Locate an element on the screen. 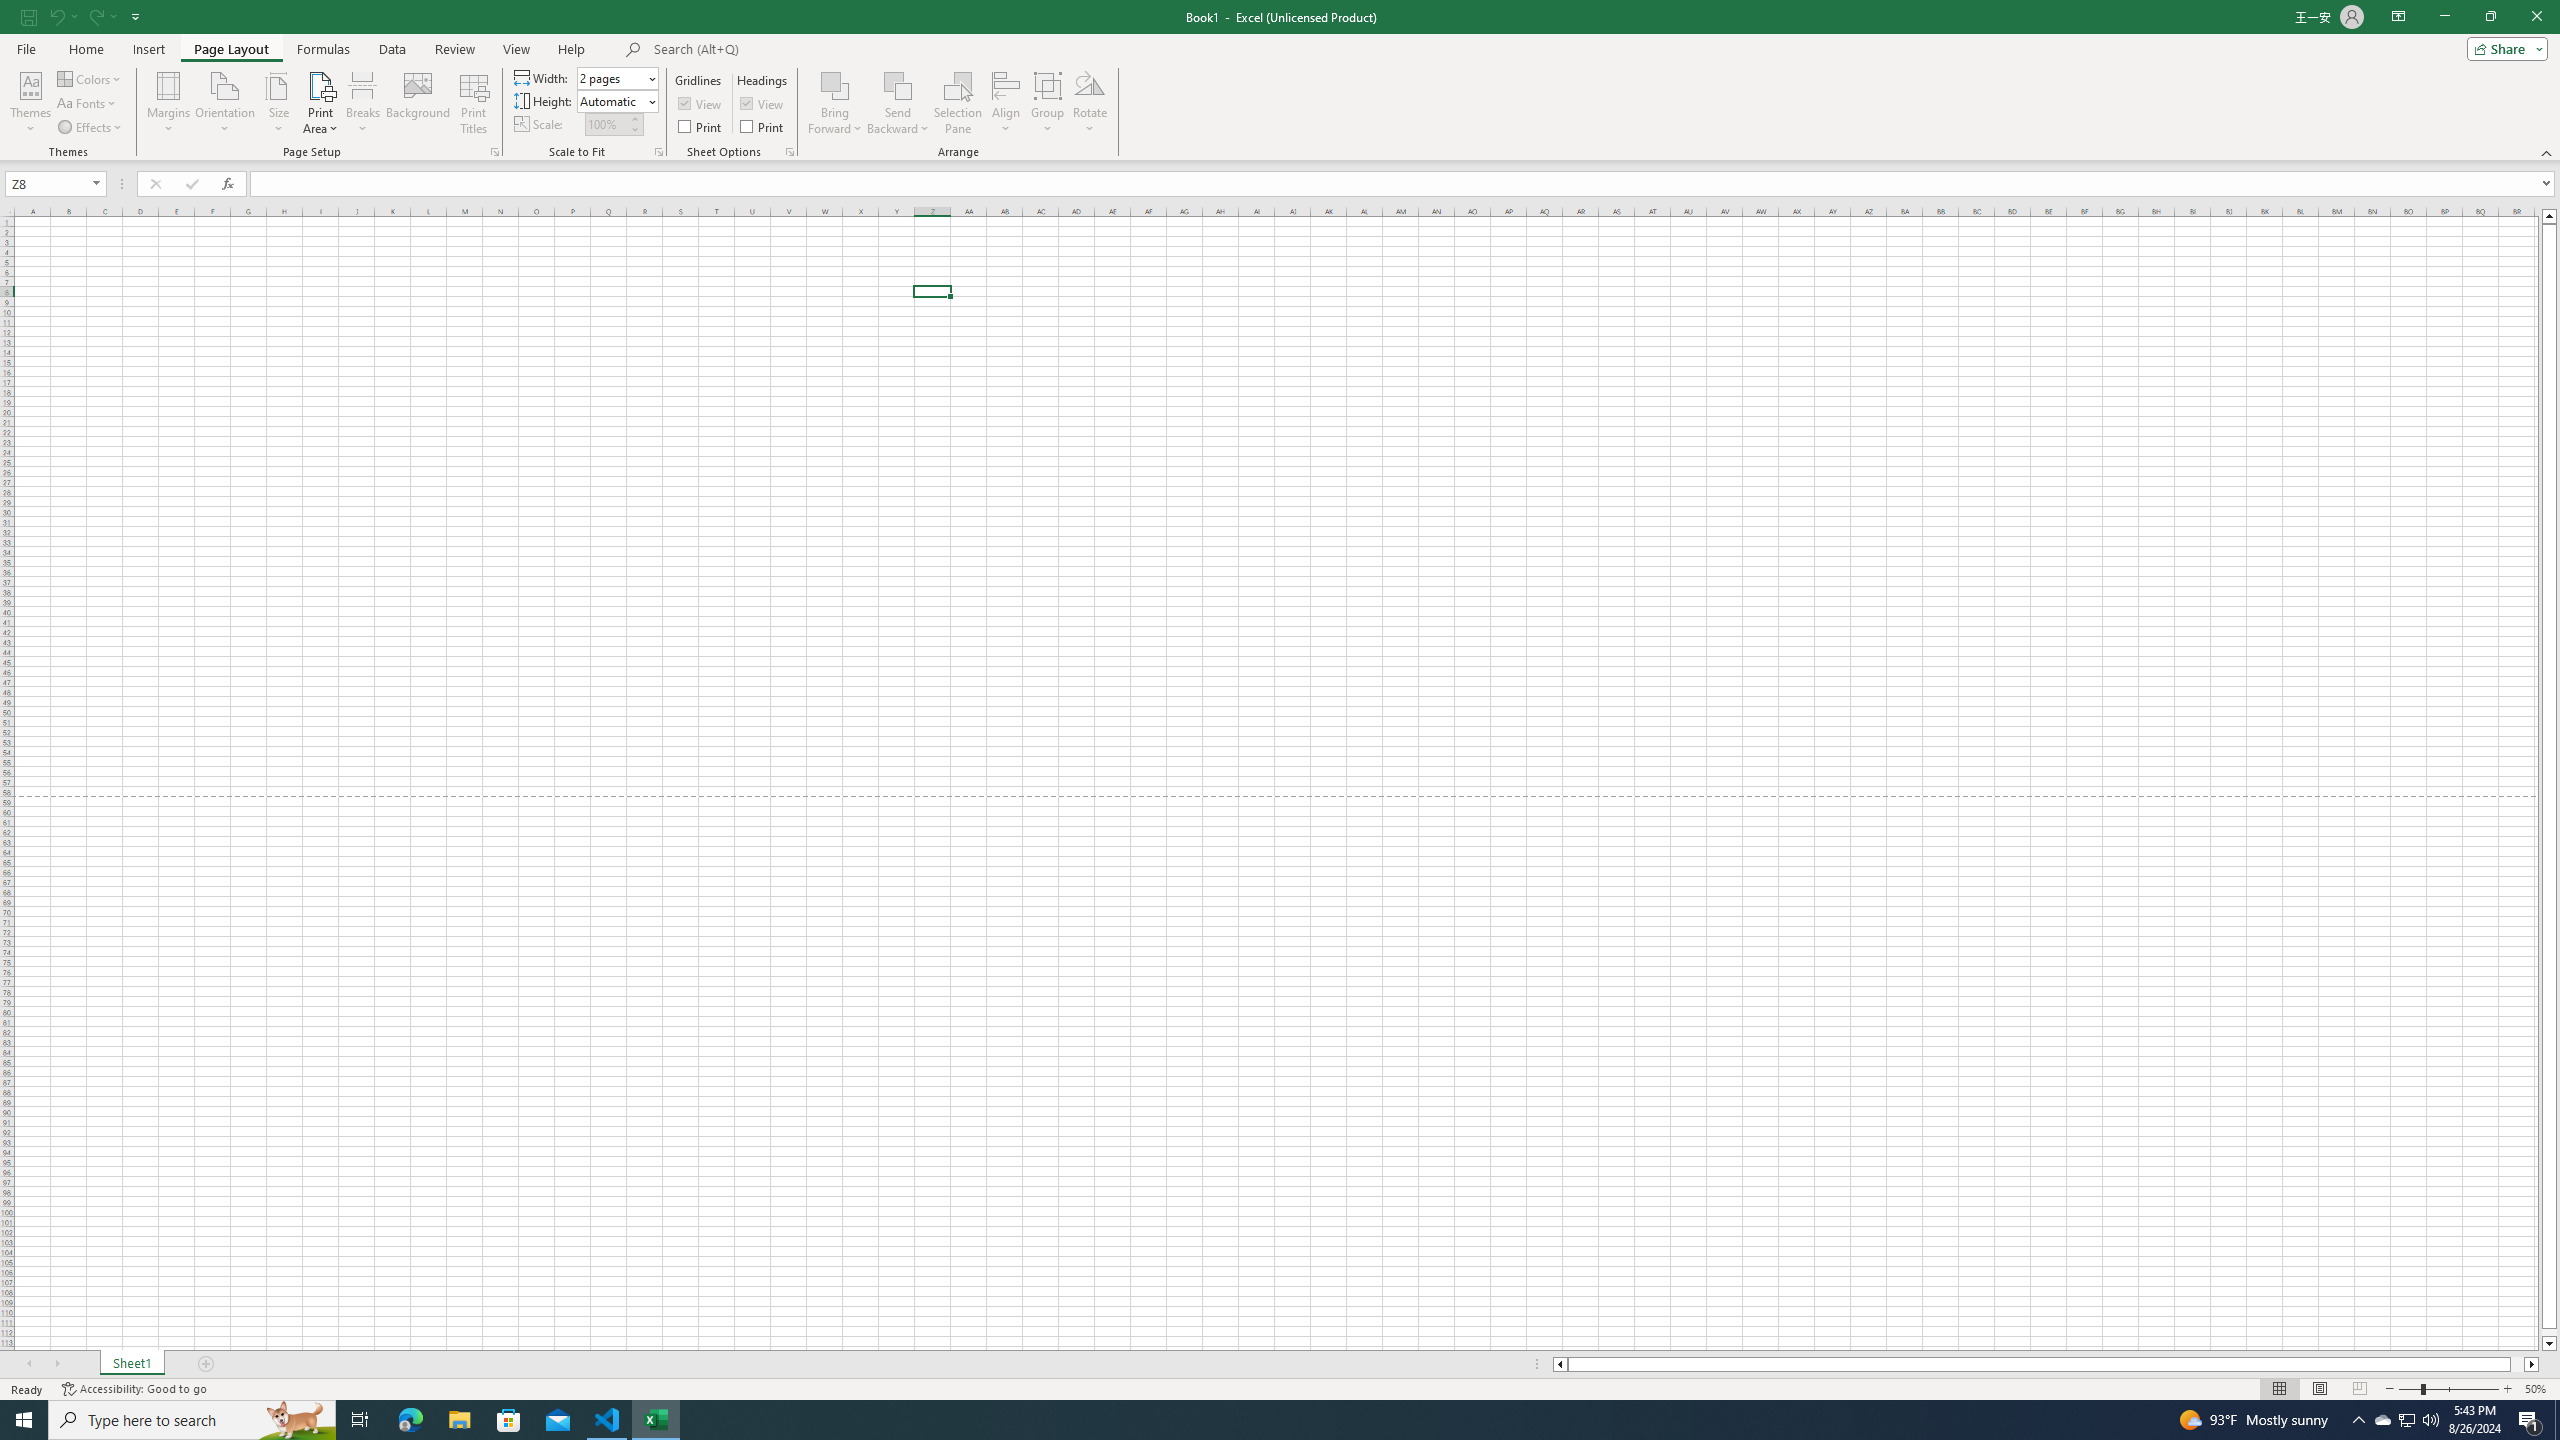  'Send Backward' is located at coordinates (897, 103).